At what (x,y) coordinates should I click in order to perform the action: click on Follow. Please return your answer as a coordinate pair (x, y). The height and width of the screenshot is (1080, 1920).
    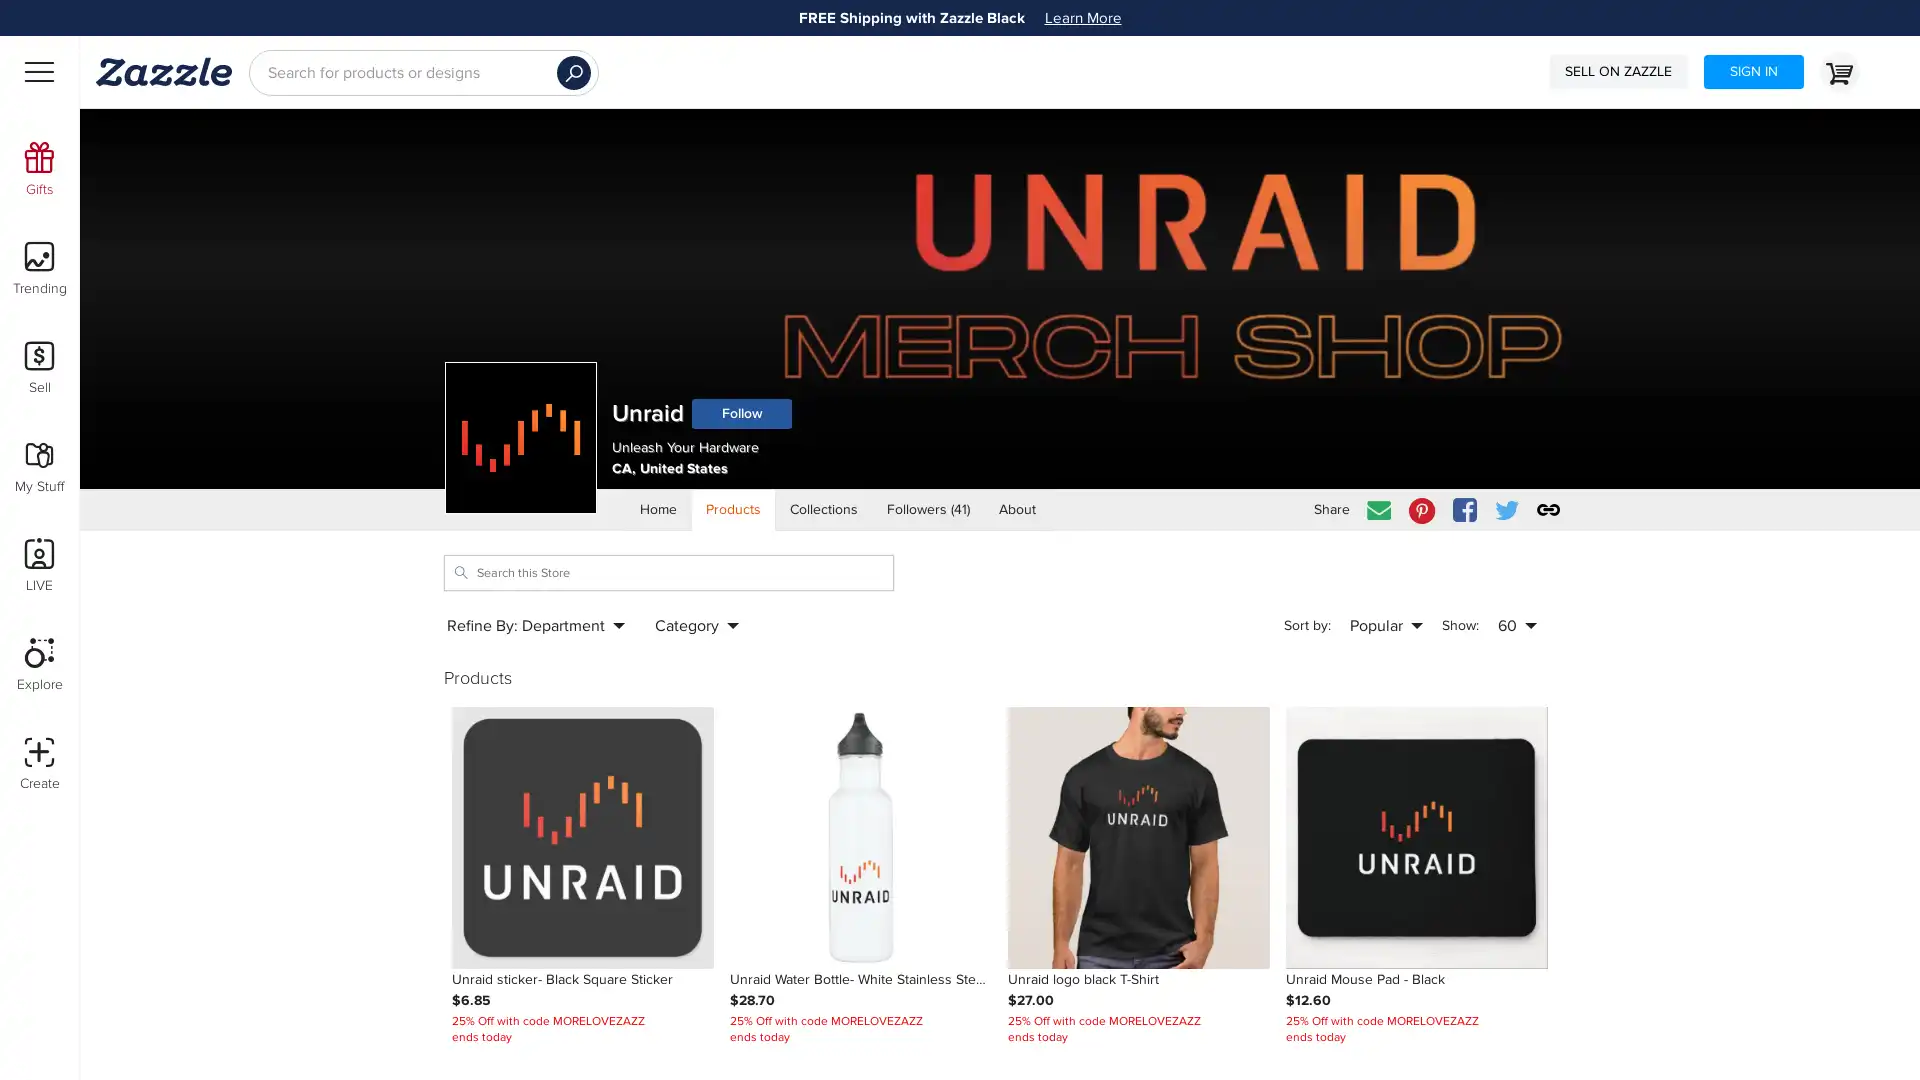
    Looking at the image, I should click on (741, 412).